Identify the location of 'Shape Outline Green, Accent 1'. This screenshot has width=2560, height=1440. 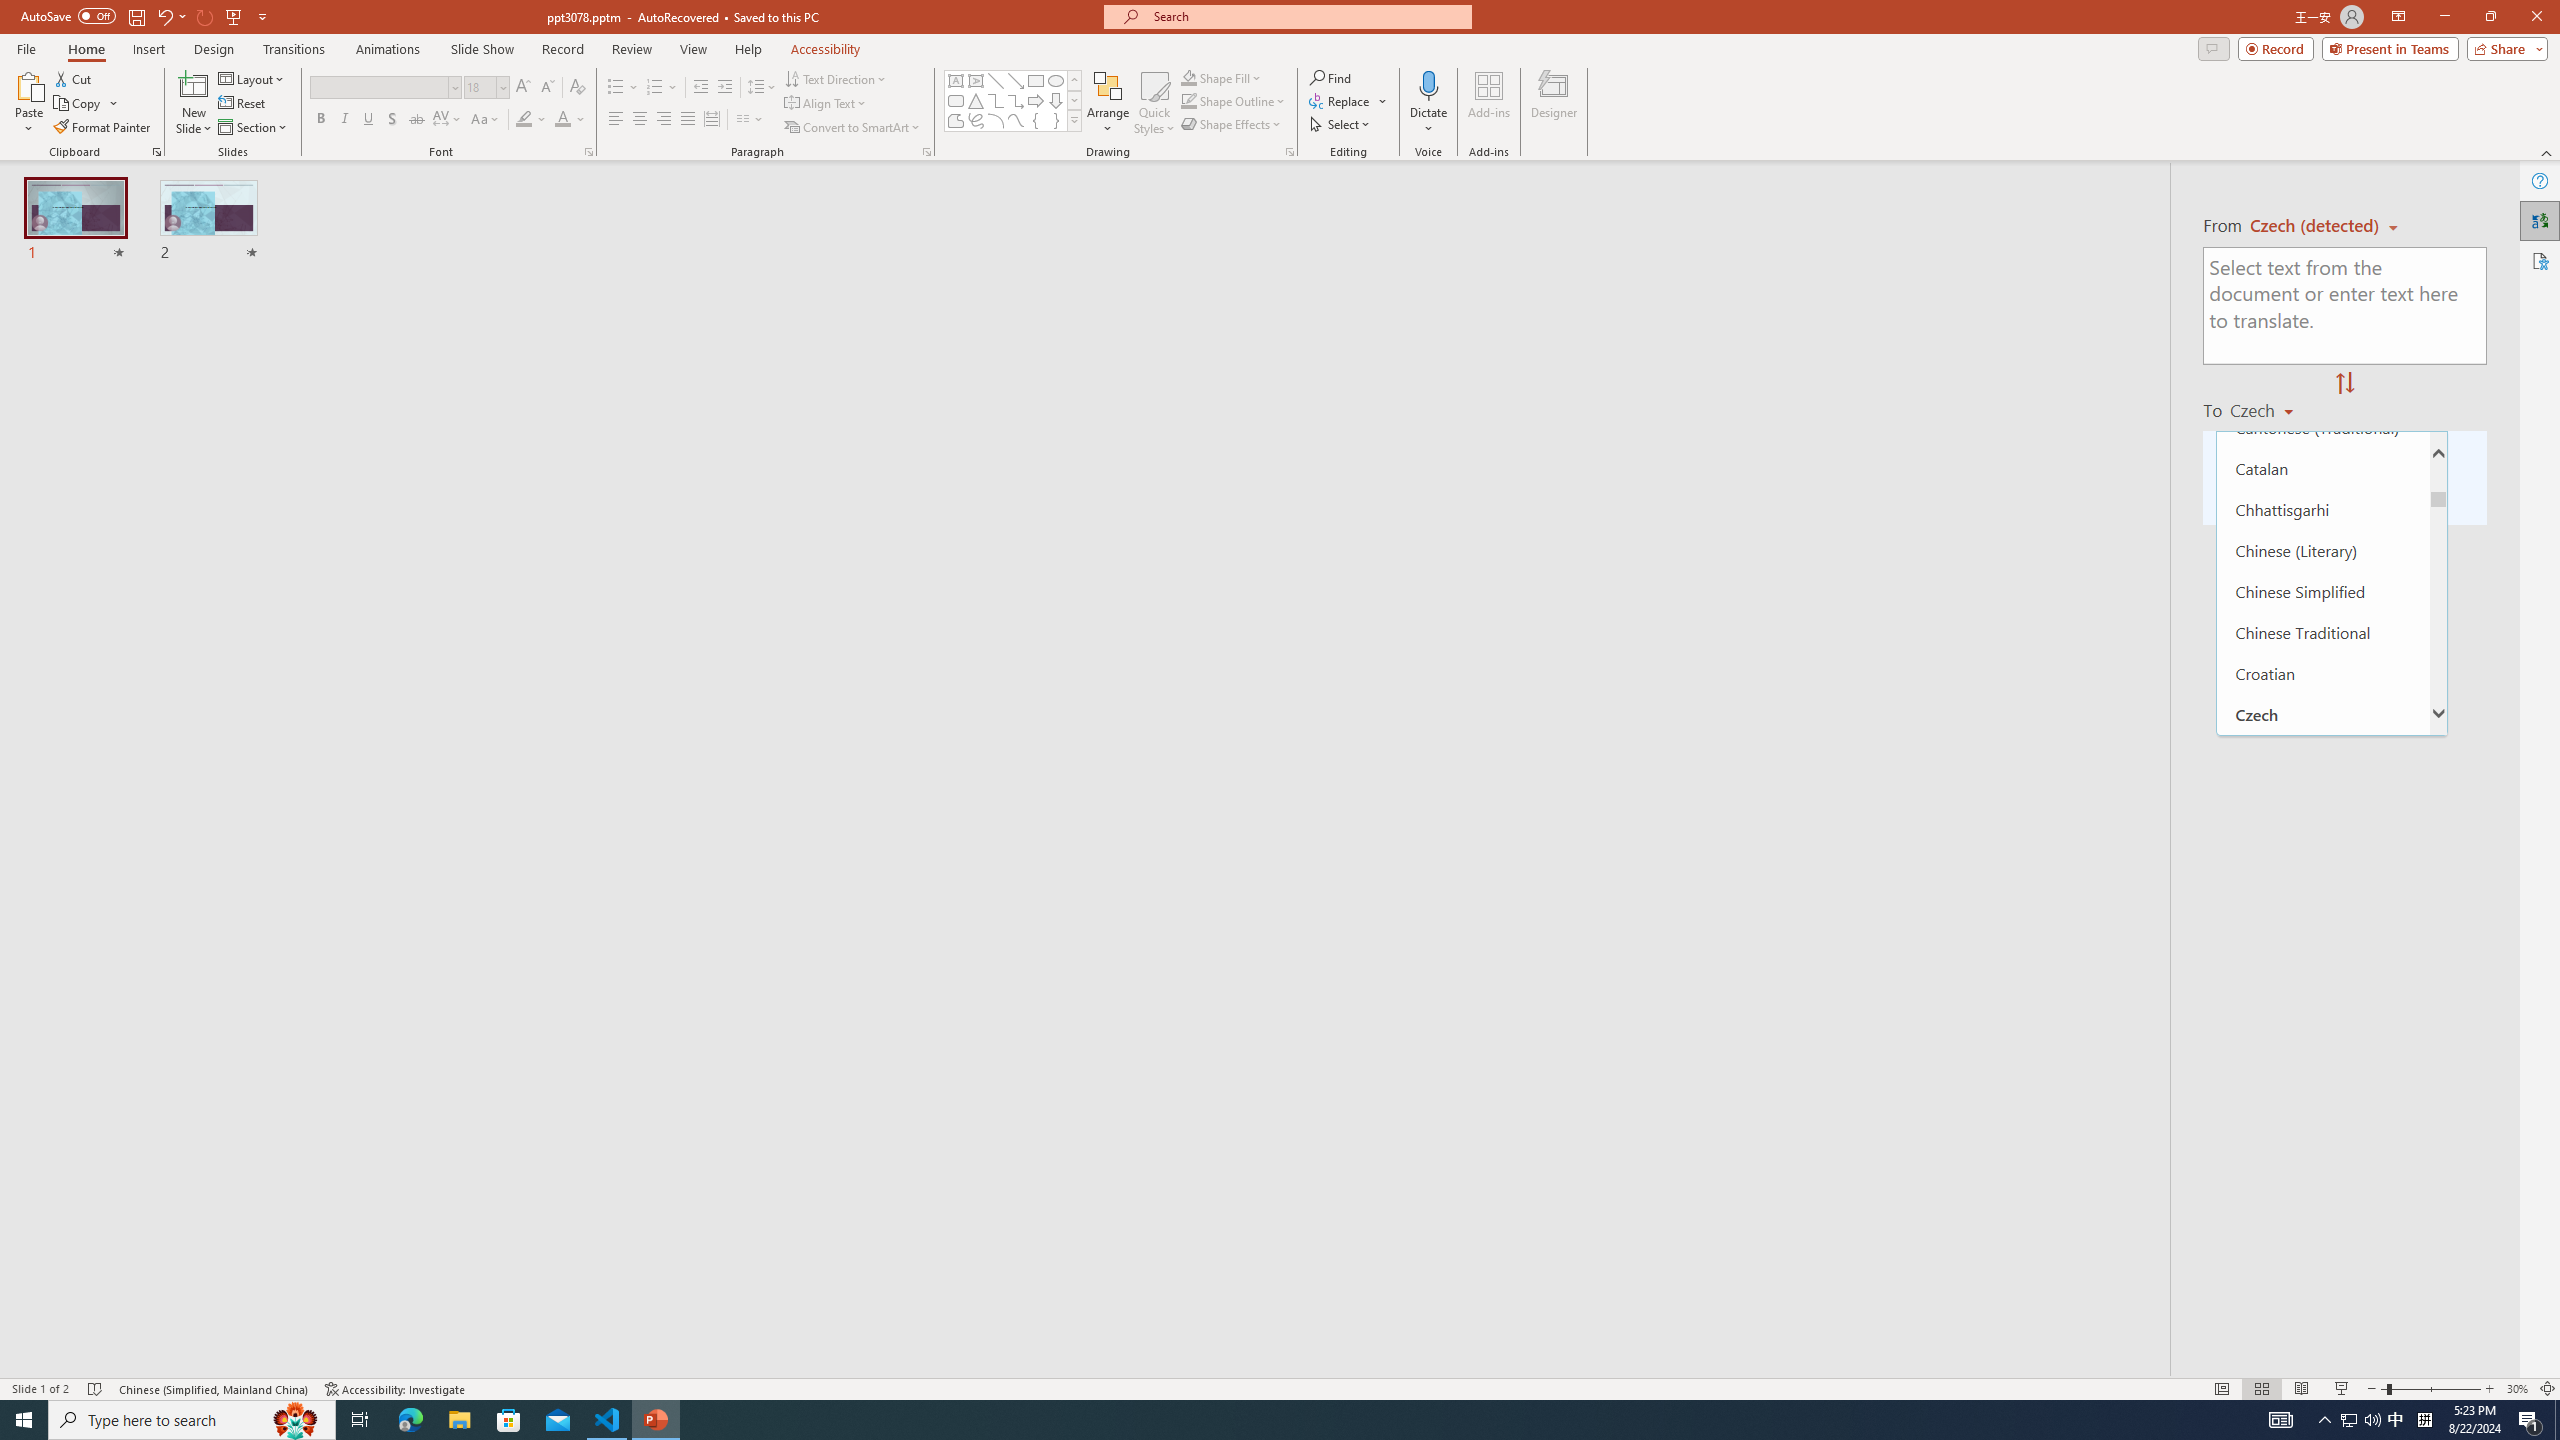
(1189, 99).